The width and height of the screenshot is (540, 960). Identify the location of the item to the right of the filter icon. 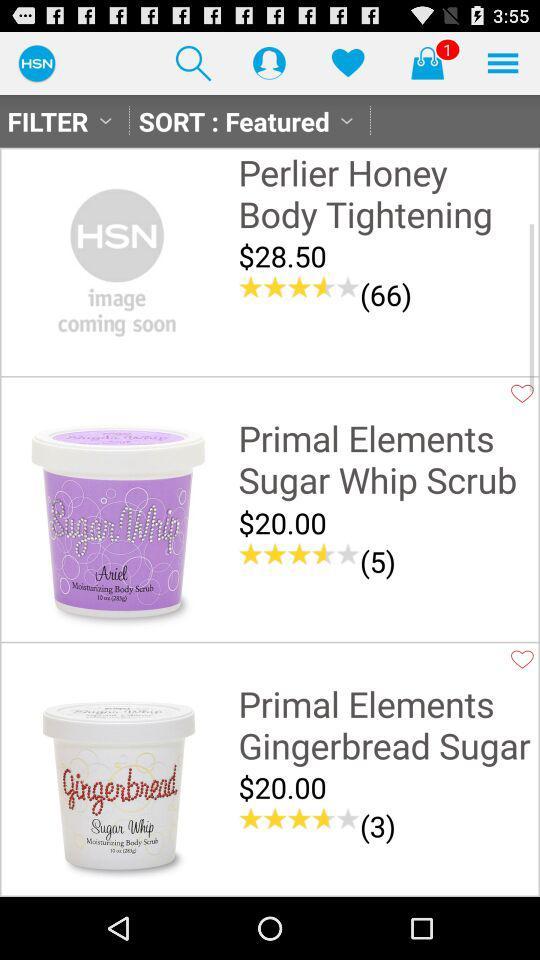
(193, 62).